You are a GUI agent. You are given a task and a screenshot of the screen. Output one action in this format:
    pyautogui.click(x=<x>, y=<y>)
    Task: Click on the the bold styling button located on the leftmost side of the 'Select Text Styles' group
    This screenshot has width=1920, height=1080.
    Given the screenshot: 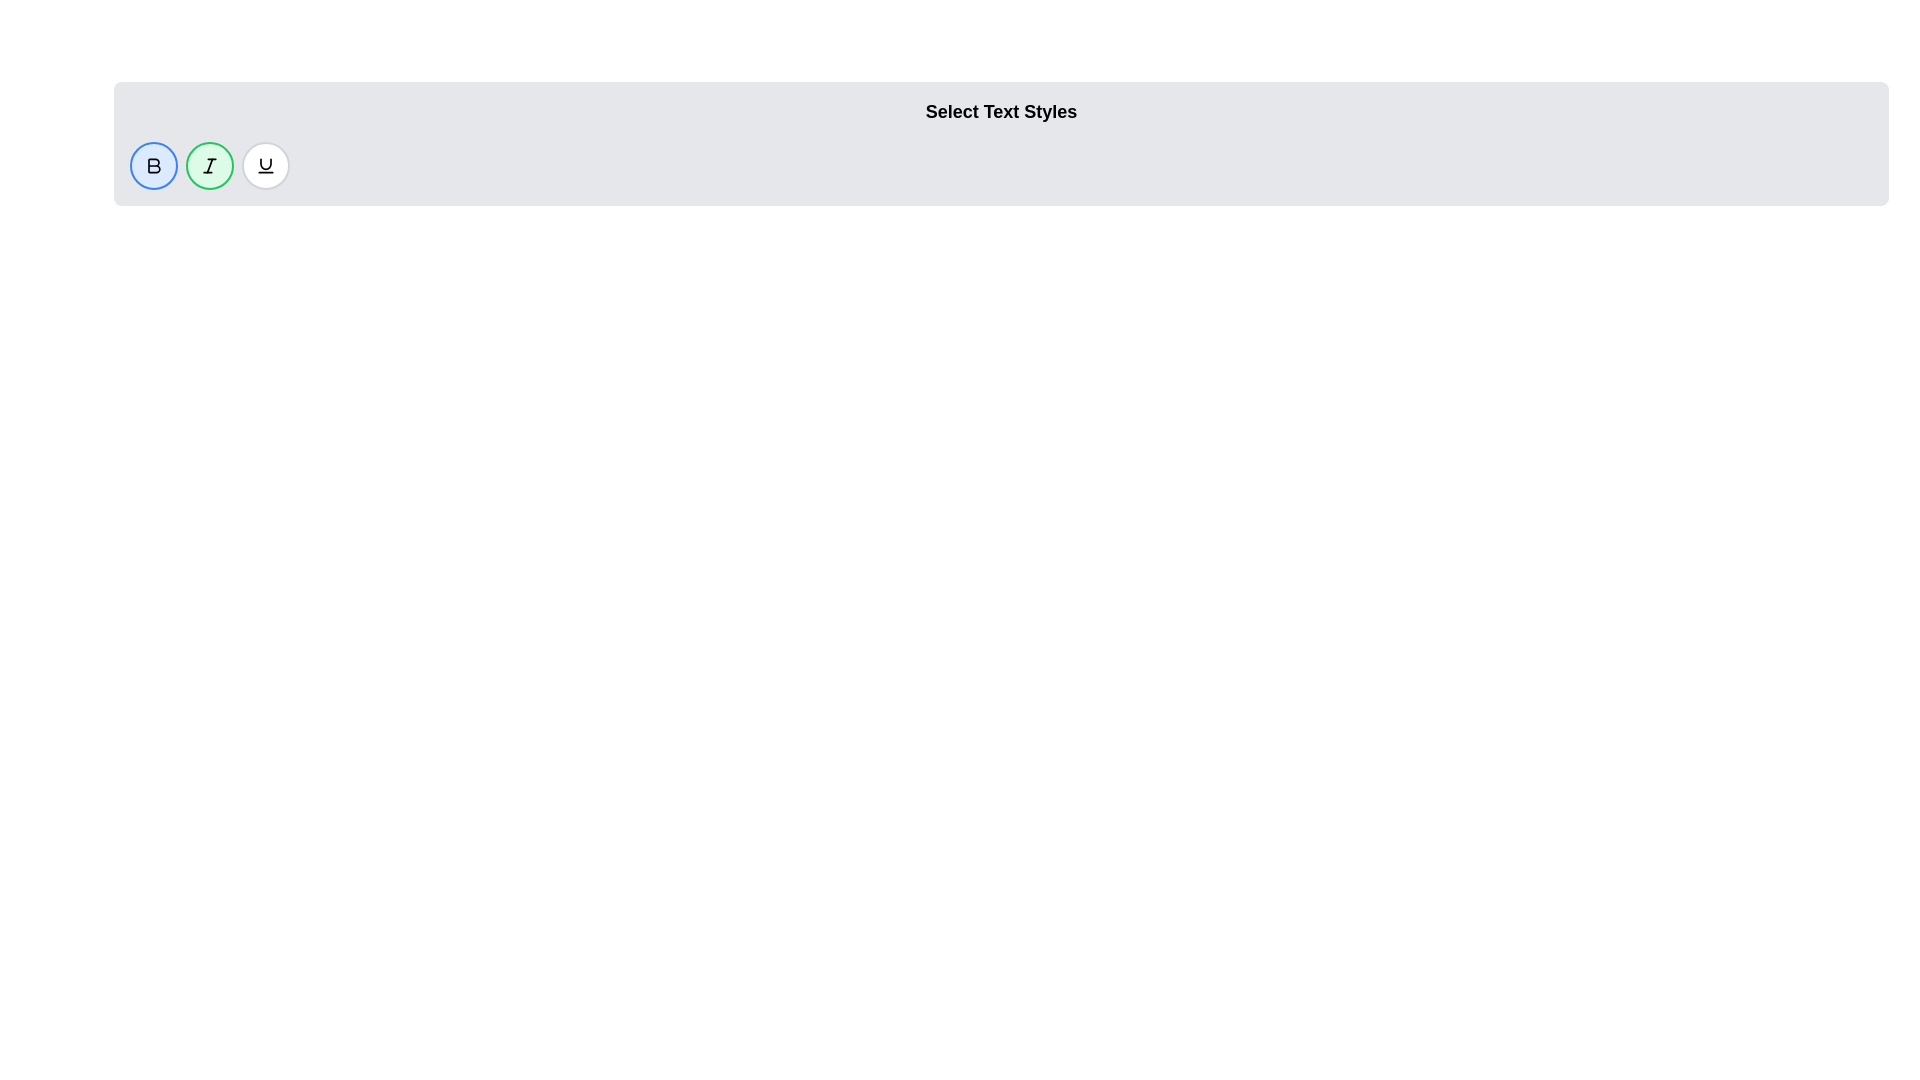 What is the action you would take?
    pyautogui.click(x=152, y=164)
    